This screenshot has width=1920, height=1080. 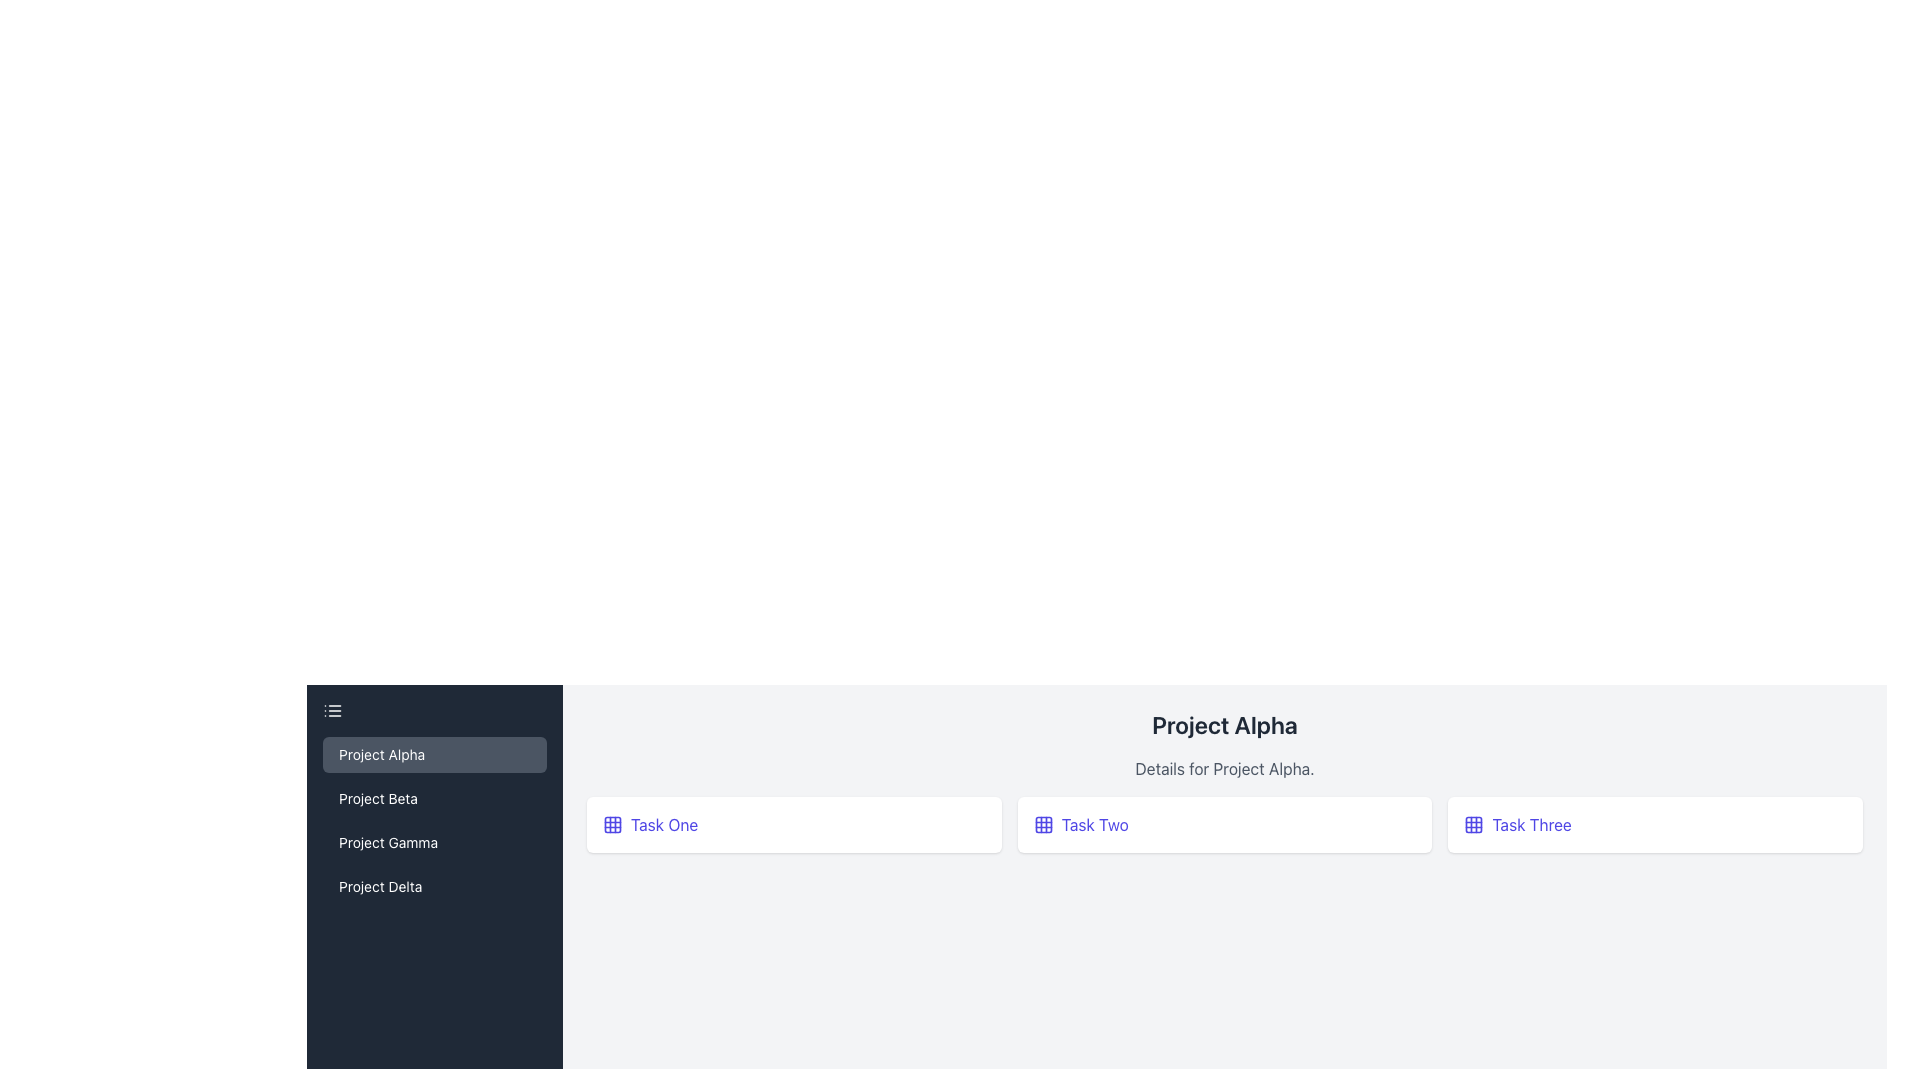 What do you see at coordinates (434, 843) in the screenshot?
I see `the 'Project Gamma' button, which is the third item in the project list` at bounding box center [434, 843].